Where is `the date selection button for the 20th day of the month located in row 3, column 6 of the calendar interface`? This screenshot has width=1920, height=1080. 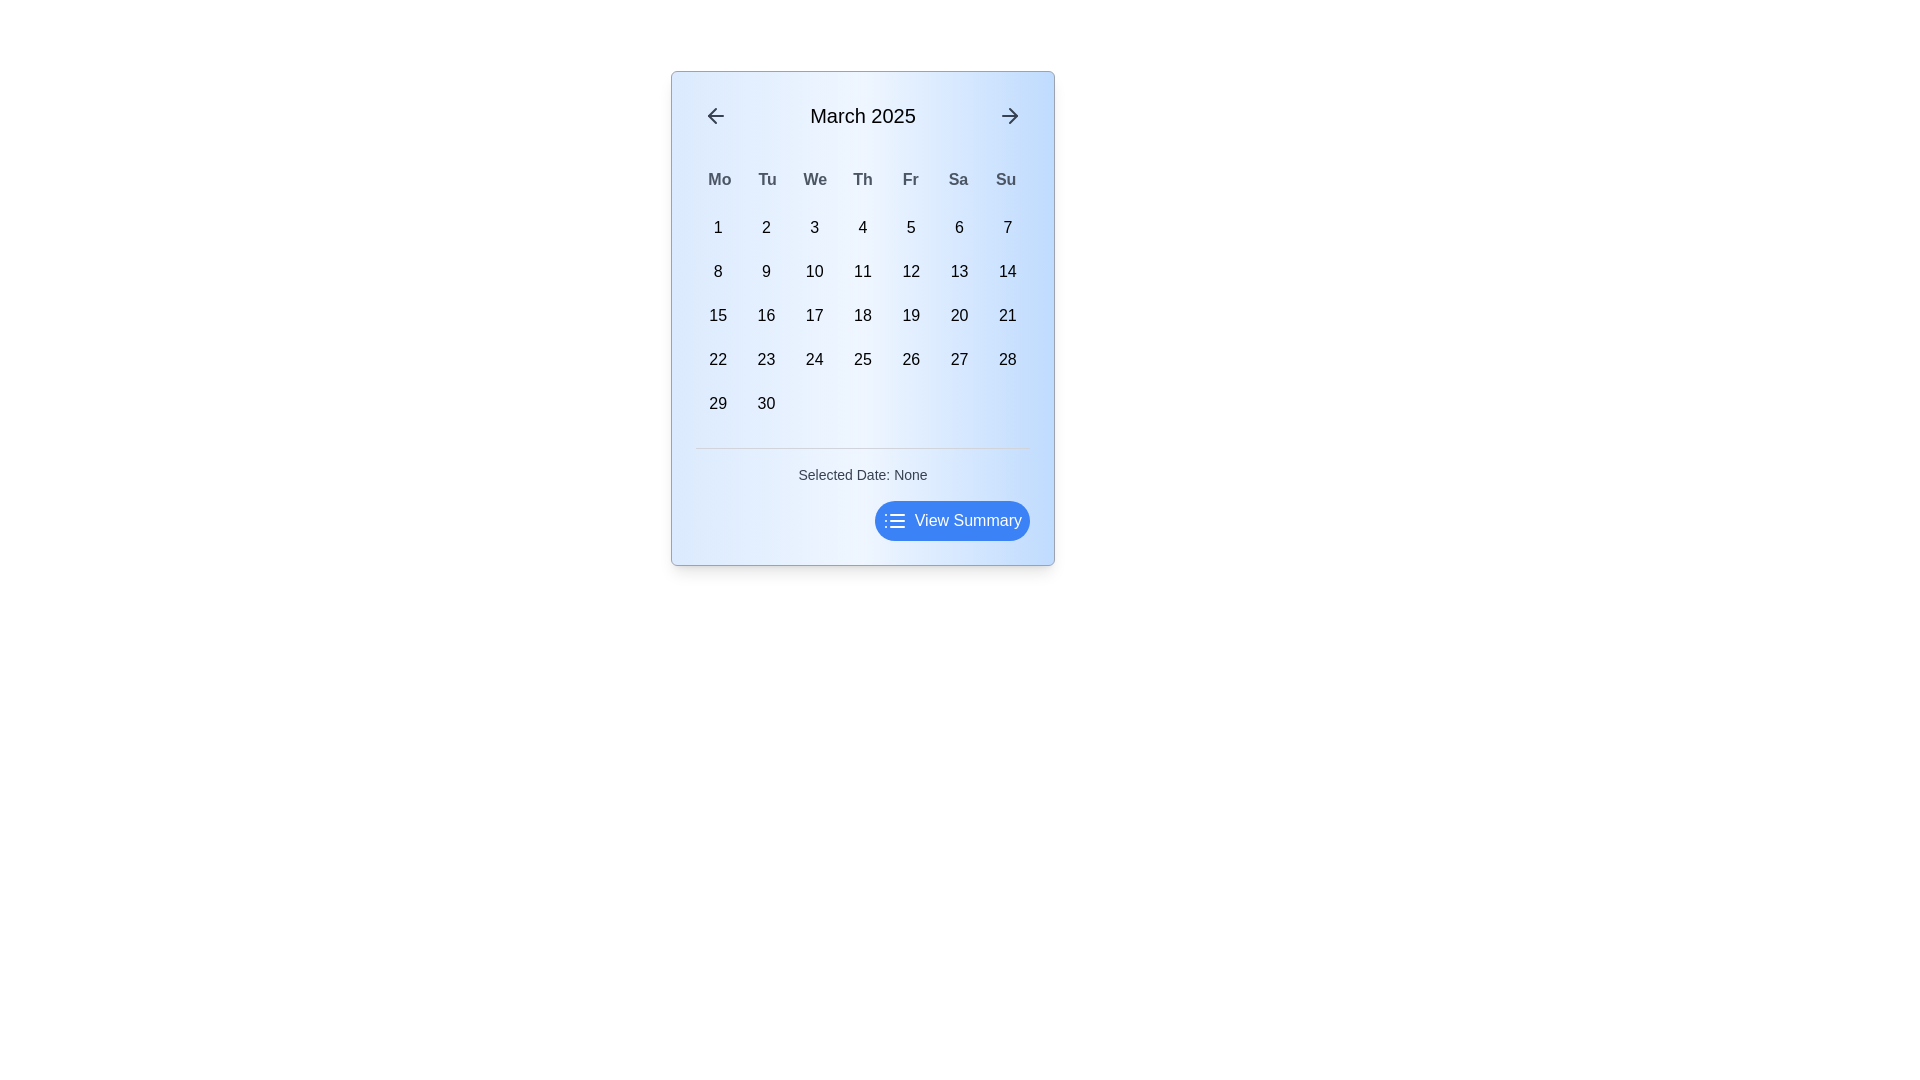 the date selection button for the 20th day of the month located in row 3, column 6 of the calendar interface is located at coordinates (958, 315).